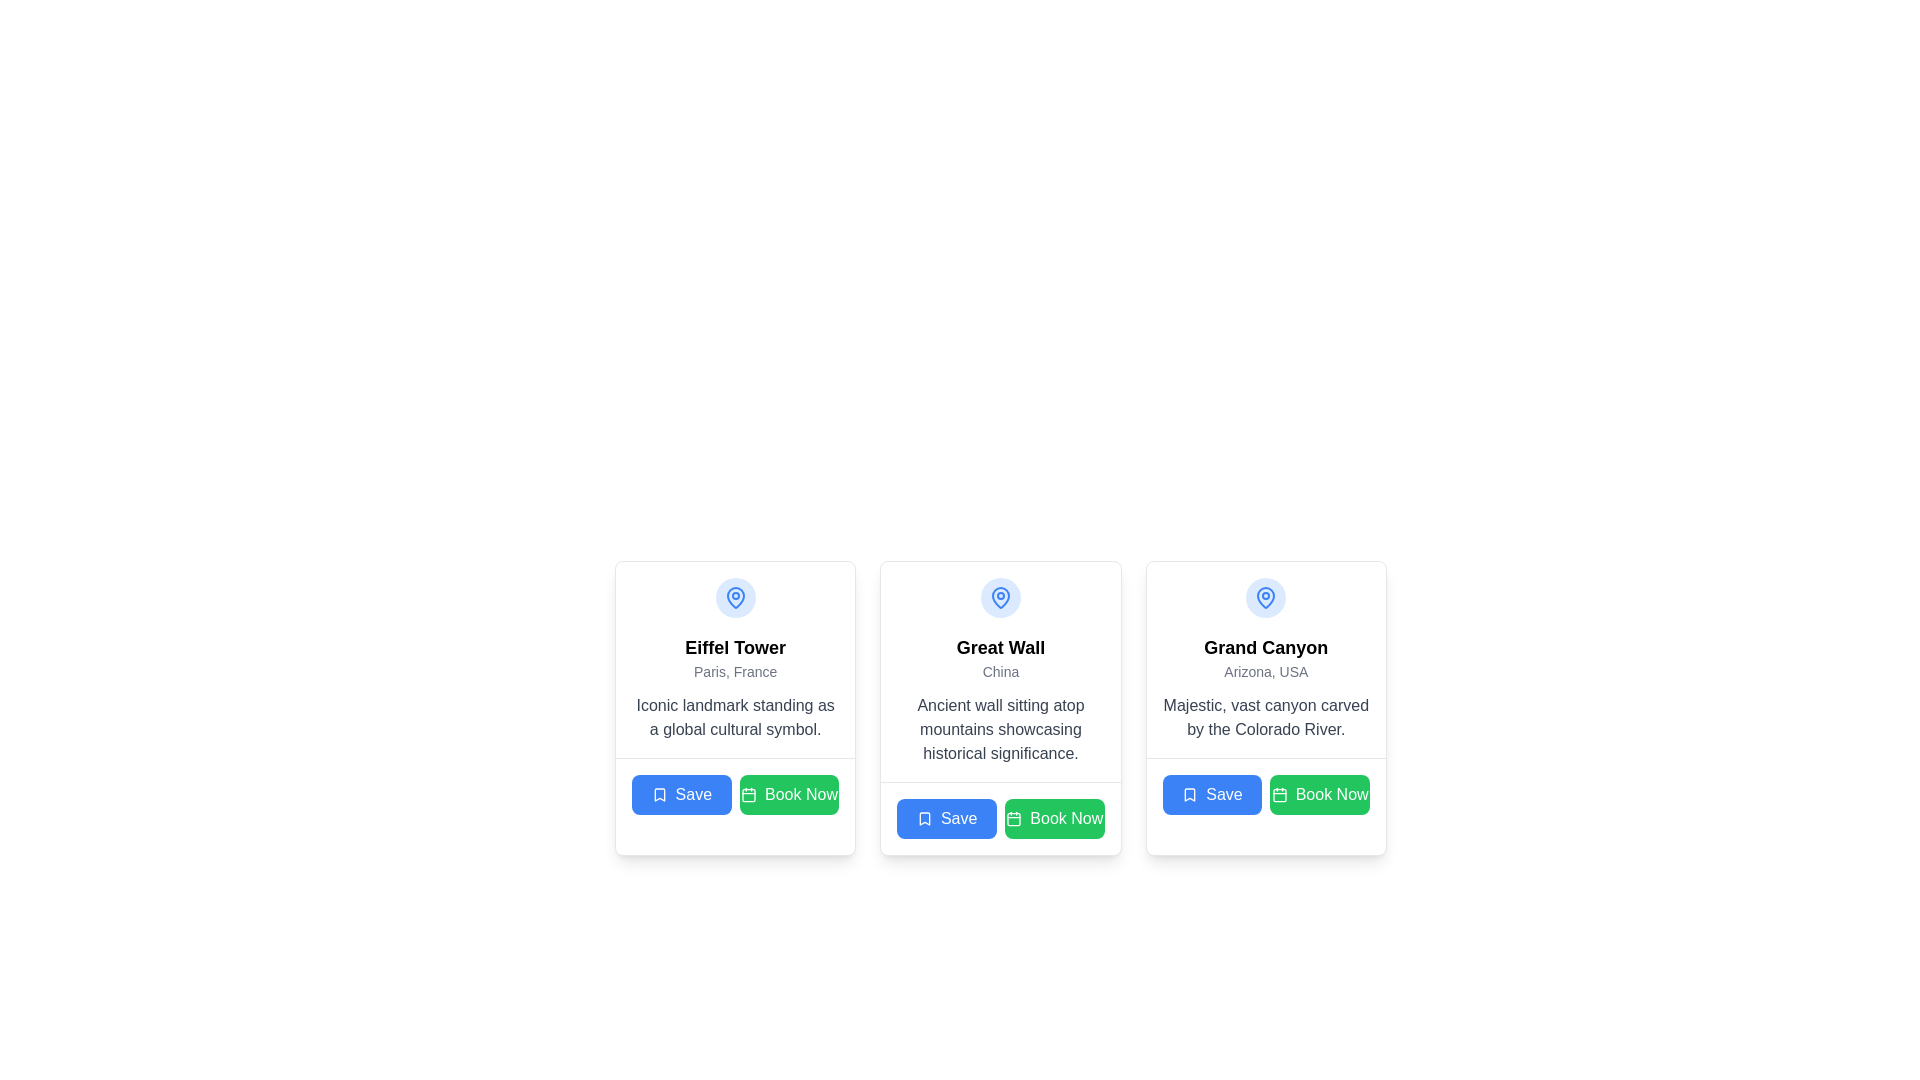 The width and height of the screenshot is (1920, 1080). I want to click on the Informational card that provides details about the Great Wall, located in the middle column below the blue map pin icon, so click(1000, 671).